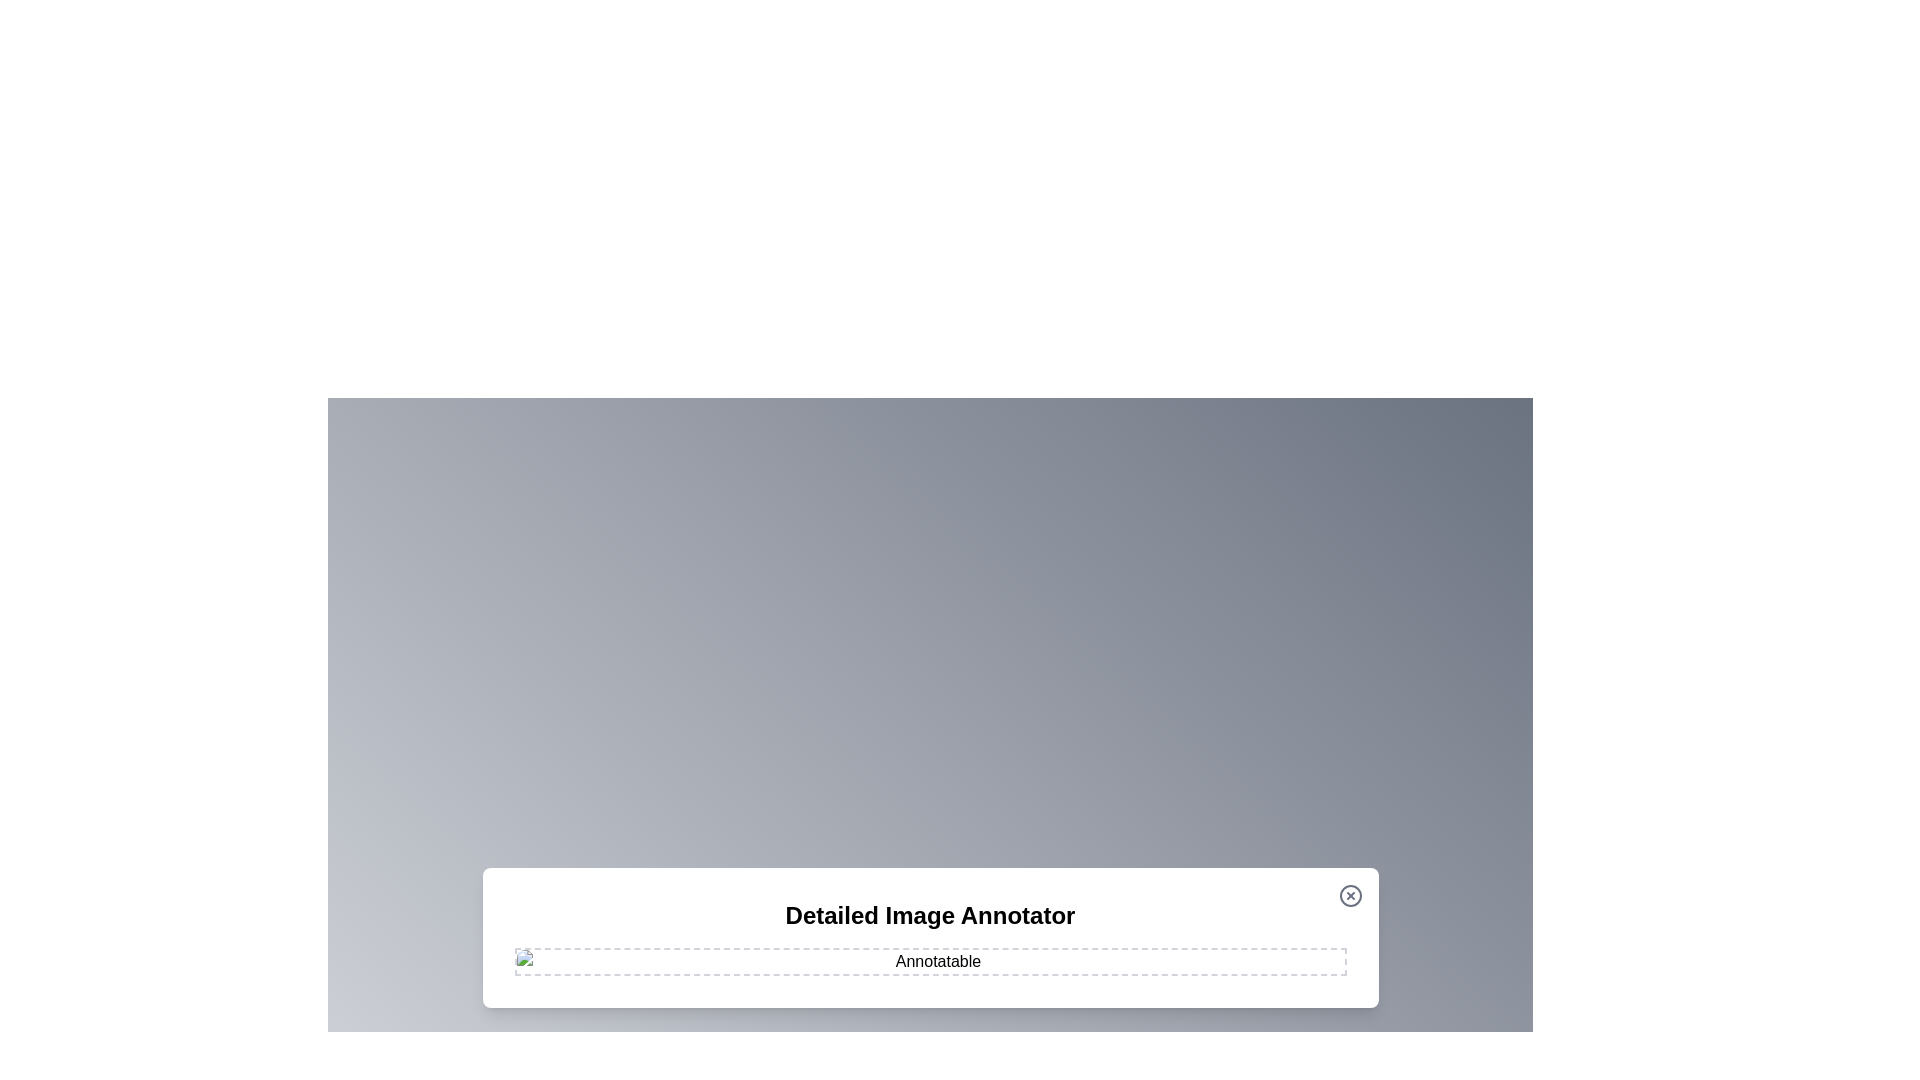 This screenshot has height=1080, width=1920. I want to click on the image at coordinates (537, 954) to add an annotation, so click(537, 952).